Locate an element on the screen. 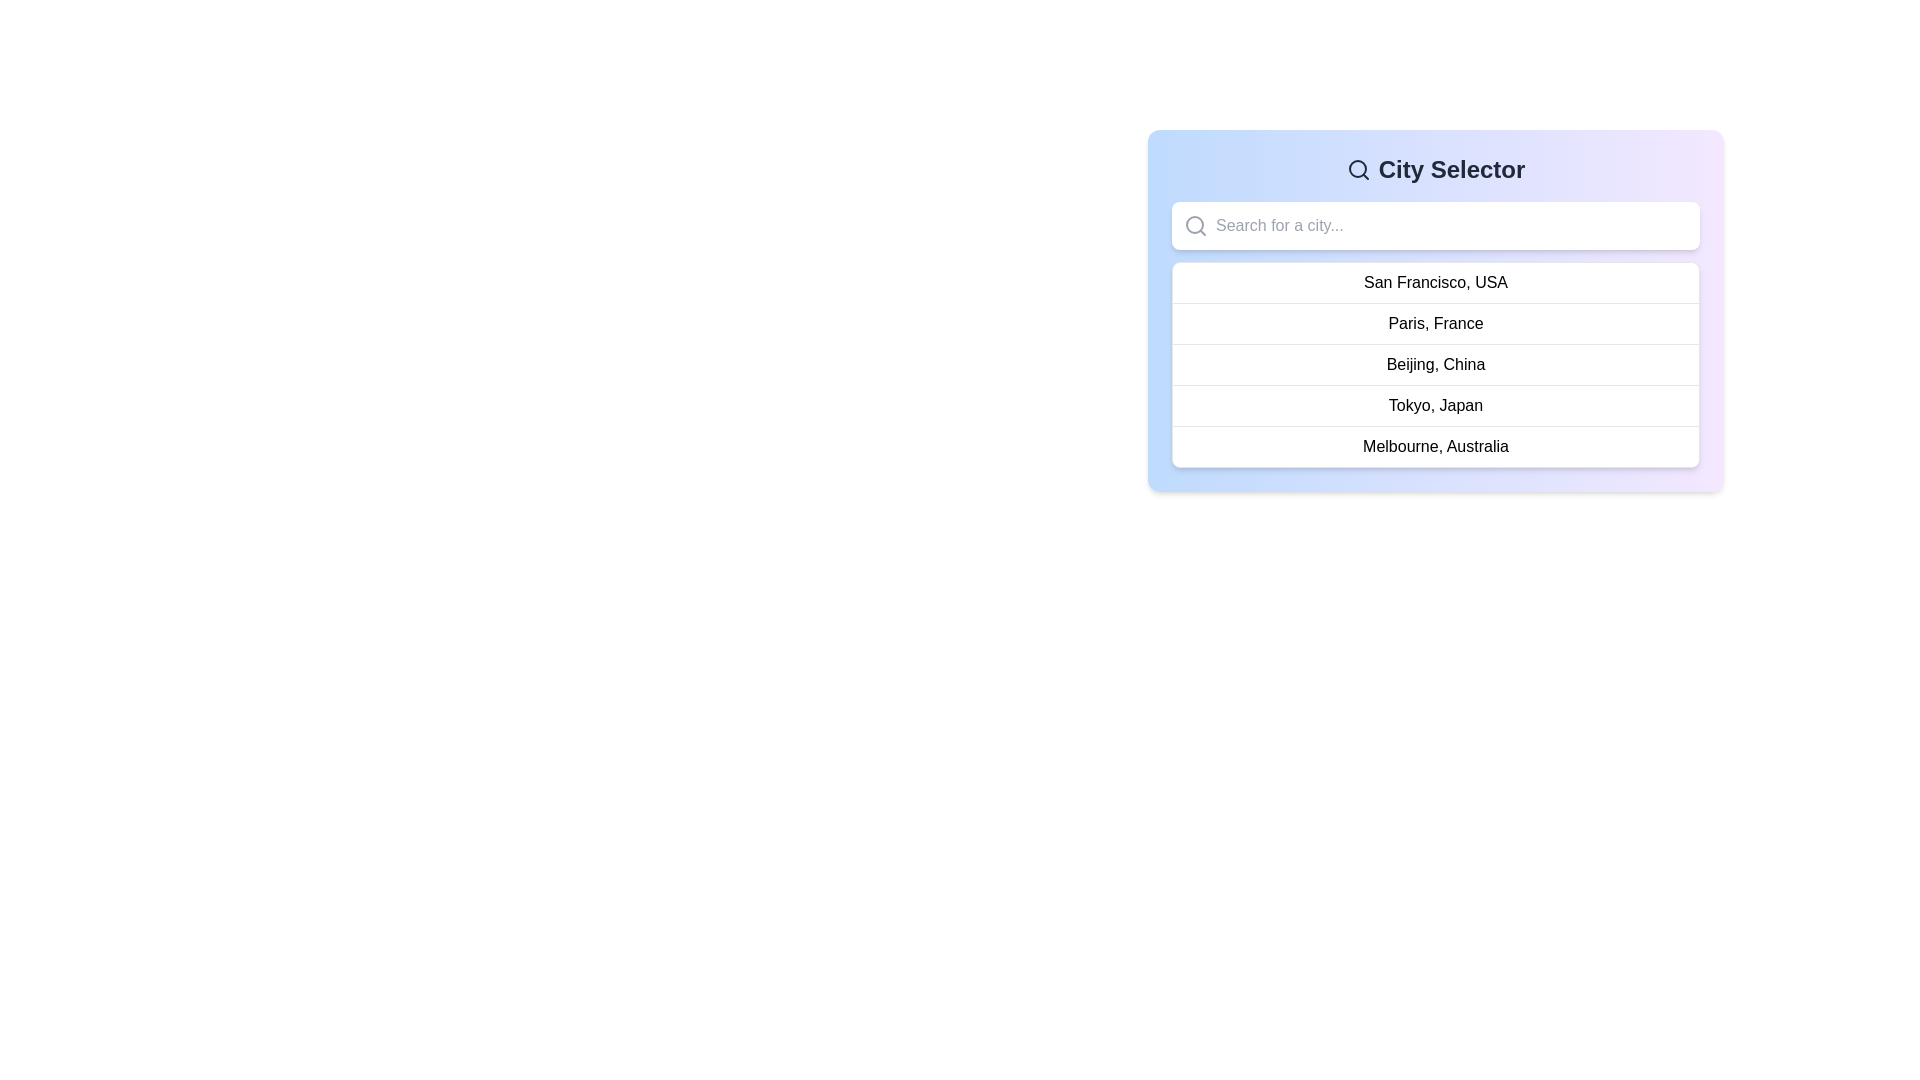 The height and width of the screenshot is (1080, 1920). the fourth item in the 'City Selector' dropdown, which represents the city 'Tokyo, Japan' is located at coordinates (1434, 405).